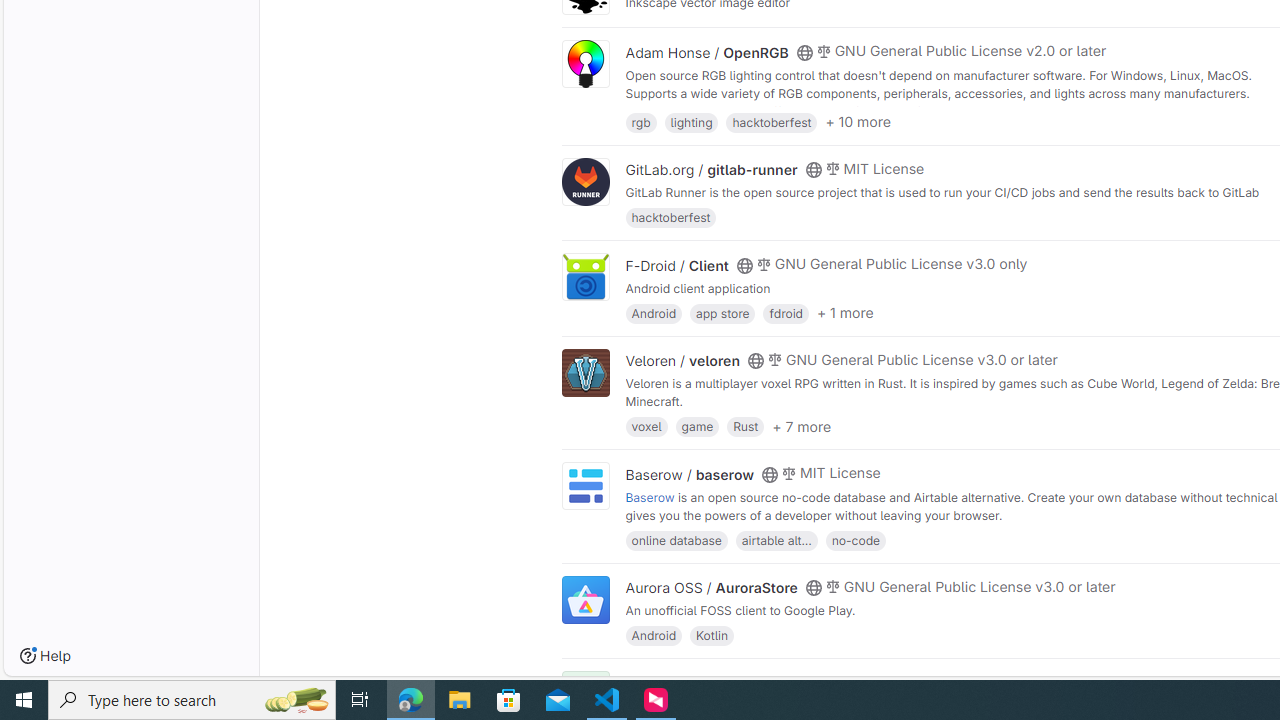 The width and height of the screenshot is (1280, 720). Describe the element at coordinates (745, 425) in the screenshot. I see `'Rust'` at that location.